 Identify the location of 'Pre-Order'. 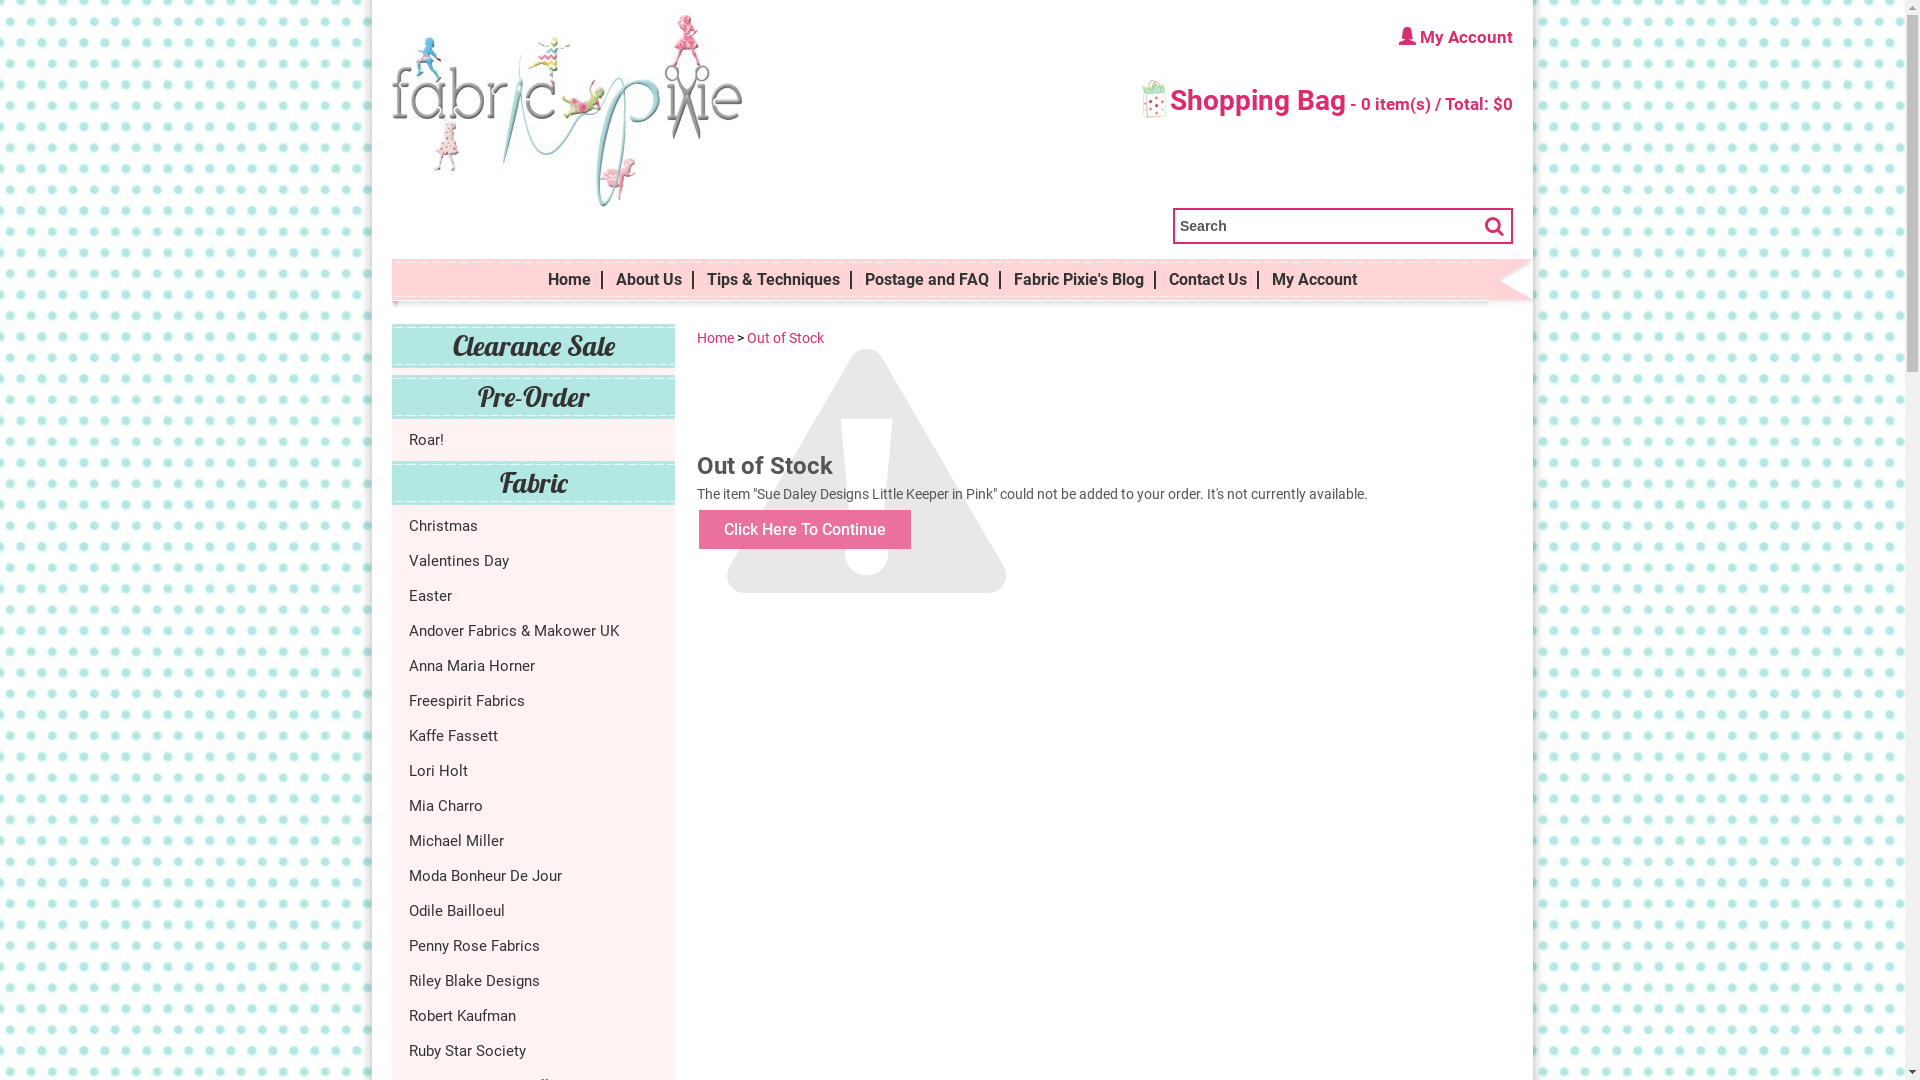
(533, 396).